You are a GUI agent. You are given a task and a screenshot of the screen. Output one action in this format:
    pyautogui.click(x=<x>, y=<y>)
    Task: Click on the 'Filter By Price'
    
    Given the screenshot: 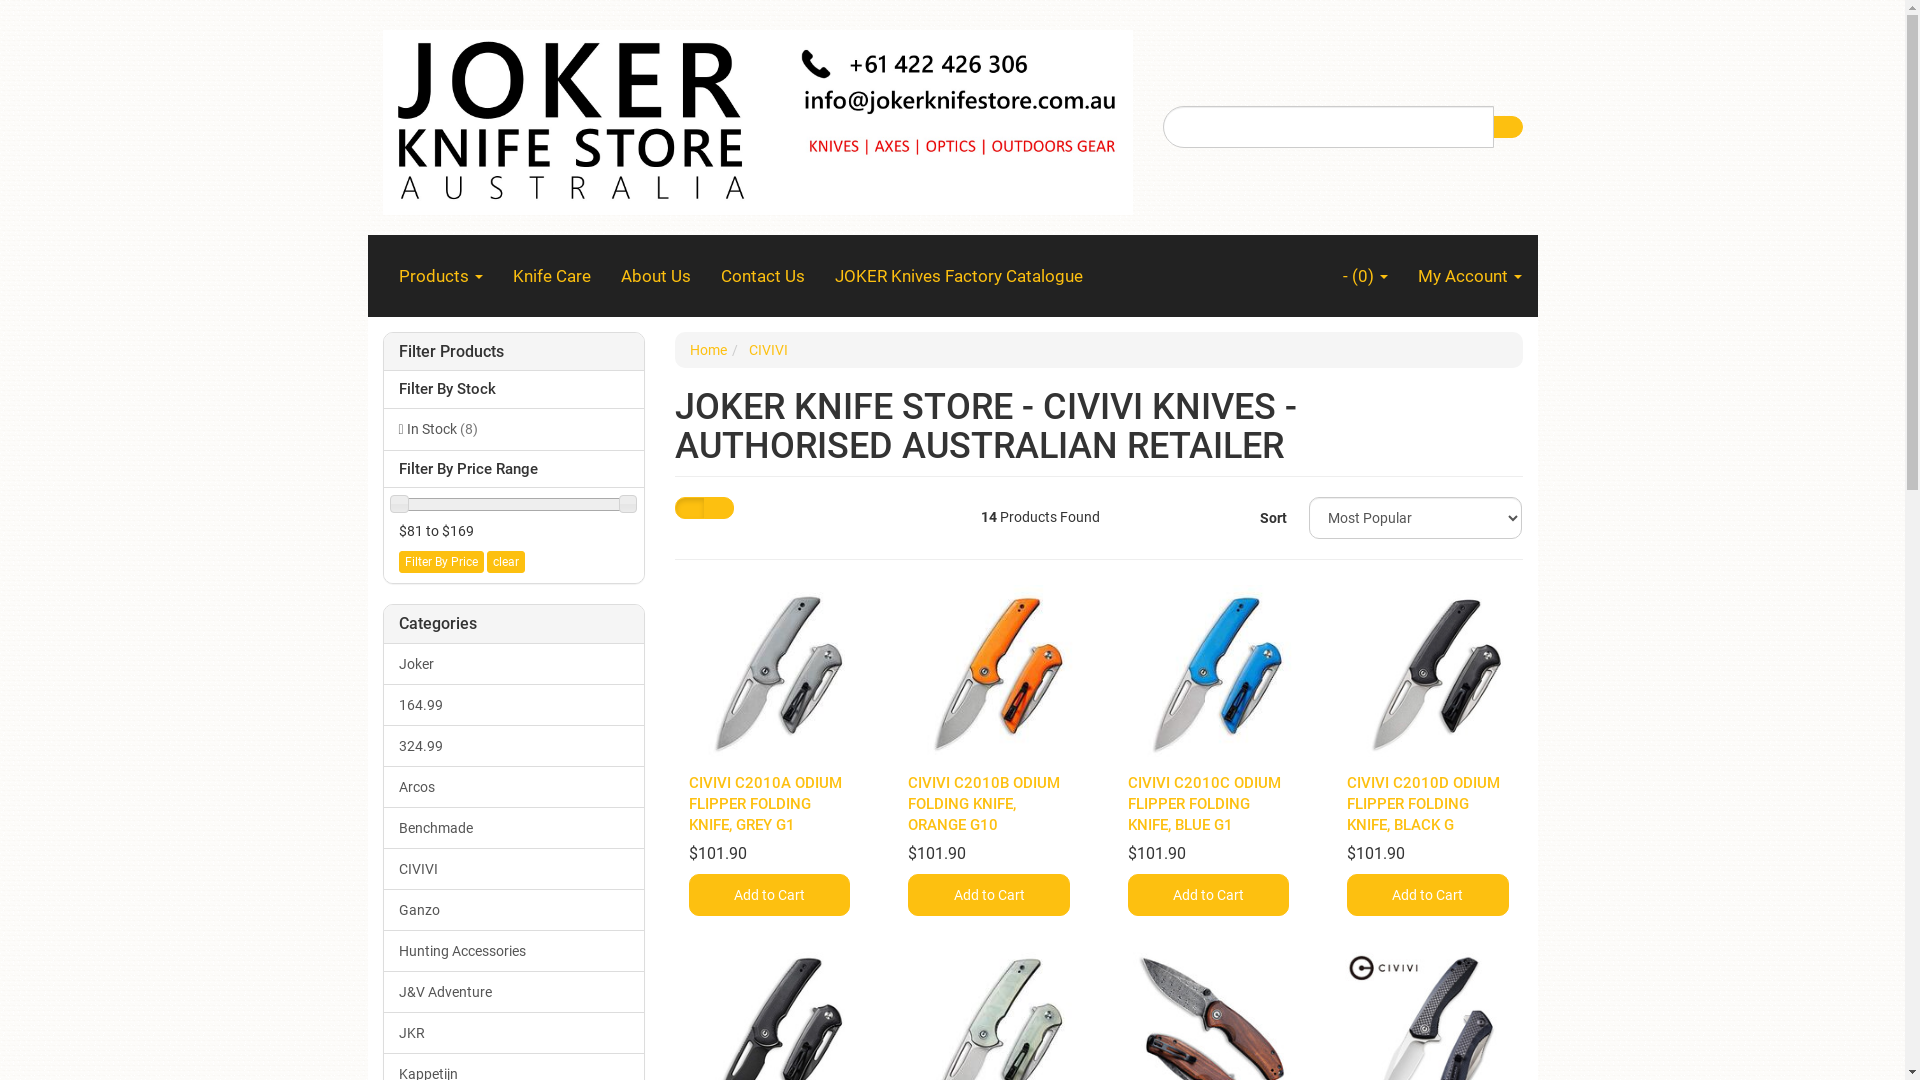 What is the action you would take?
    pyautogui.click(x=439, y=562)
    